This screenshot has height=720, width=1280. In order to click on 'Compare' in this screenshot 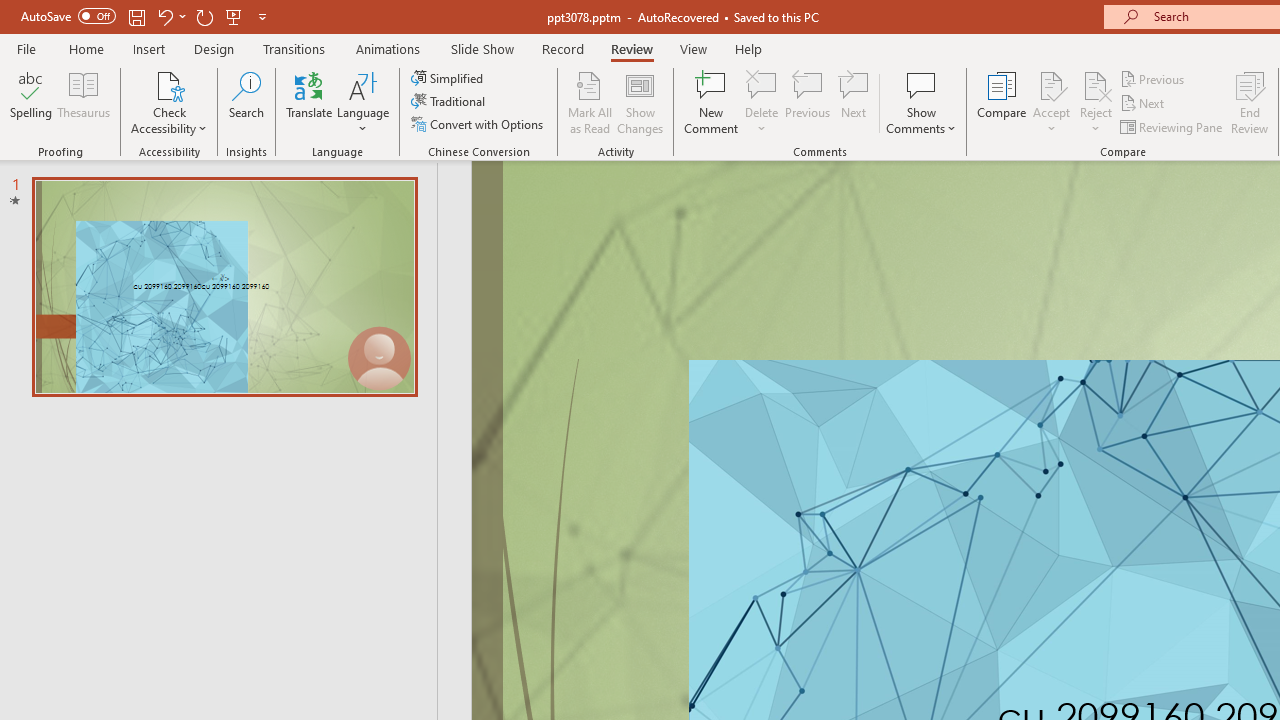, I will do `click(1002, 103)`.